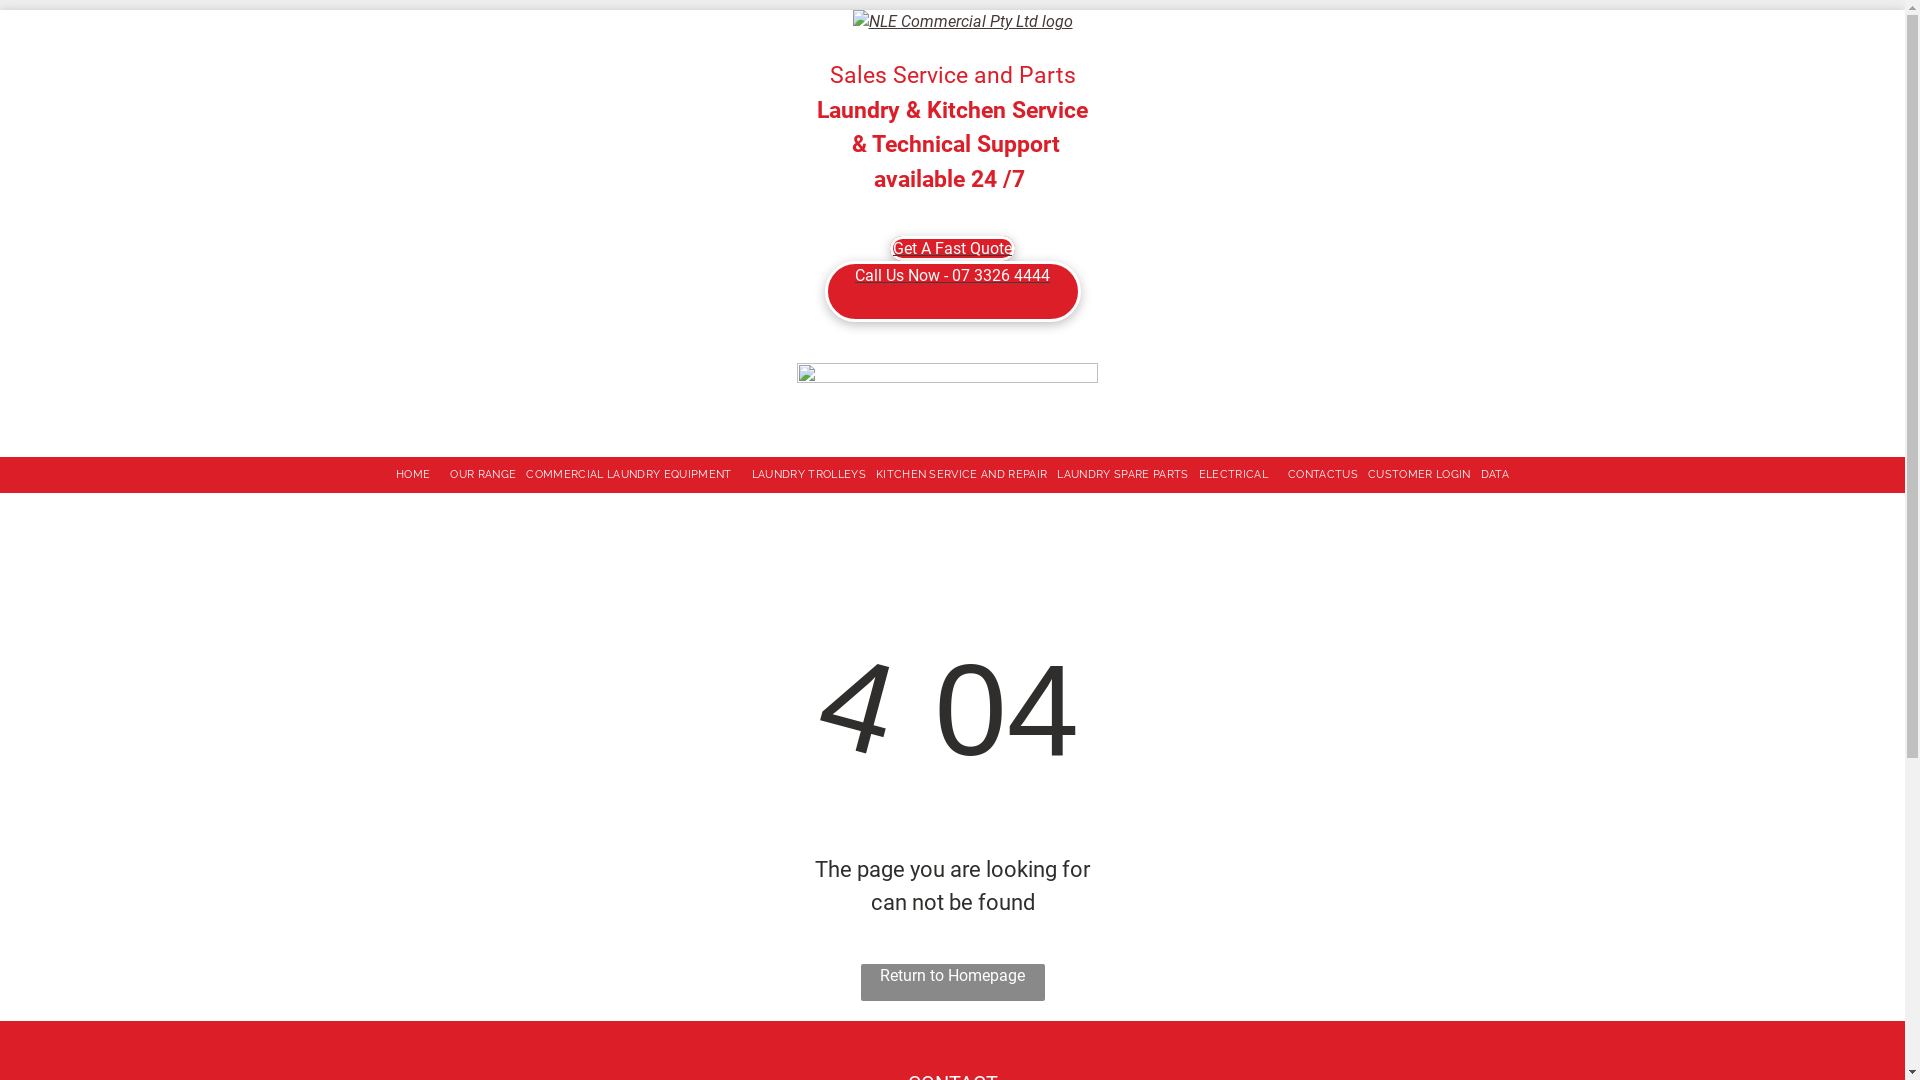  What do you see at coordinates (746, 475) in the screenshot?
I see `'LAUNDRY TROLLEYS'` at bounding box center [746, 475].